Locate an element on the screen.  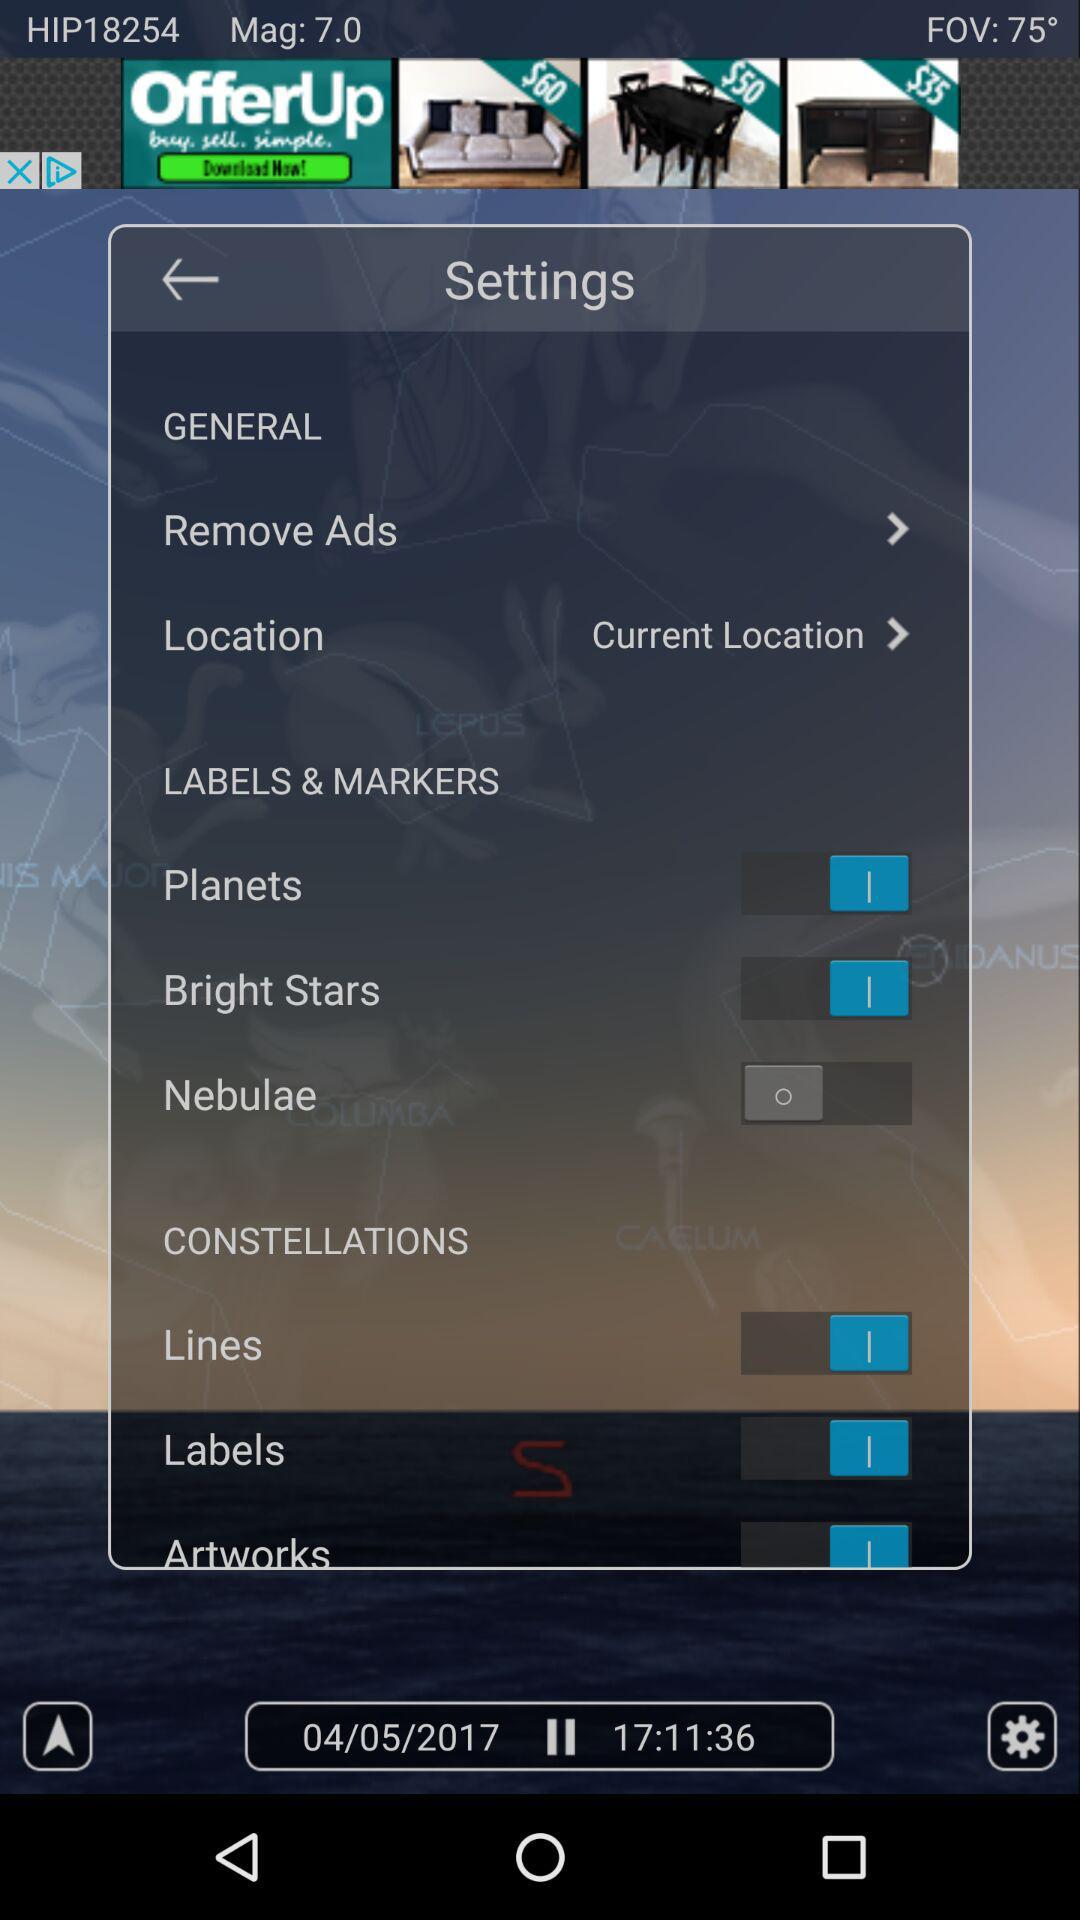
toggles bright stars on app is located at coordinates (852, 988).